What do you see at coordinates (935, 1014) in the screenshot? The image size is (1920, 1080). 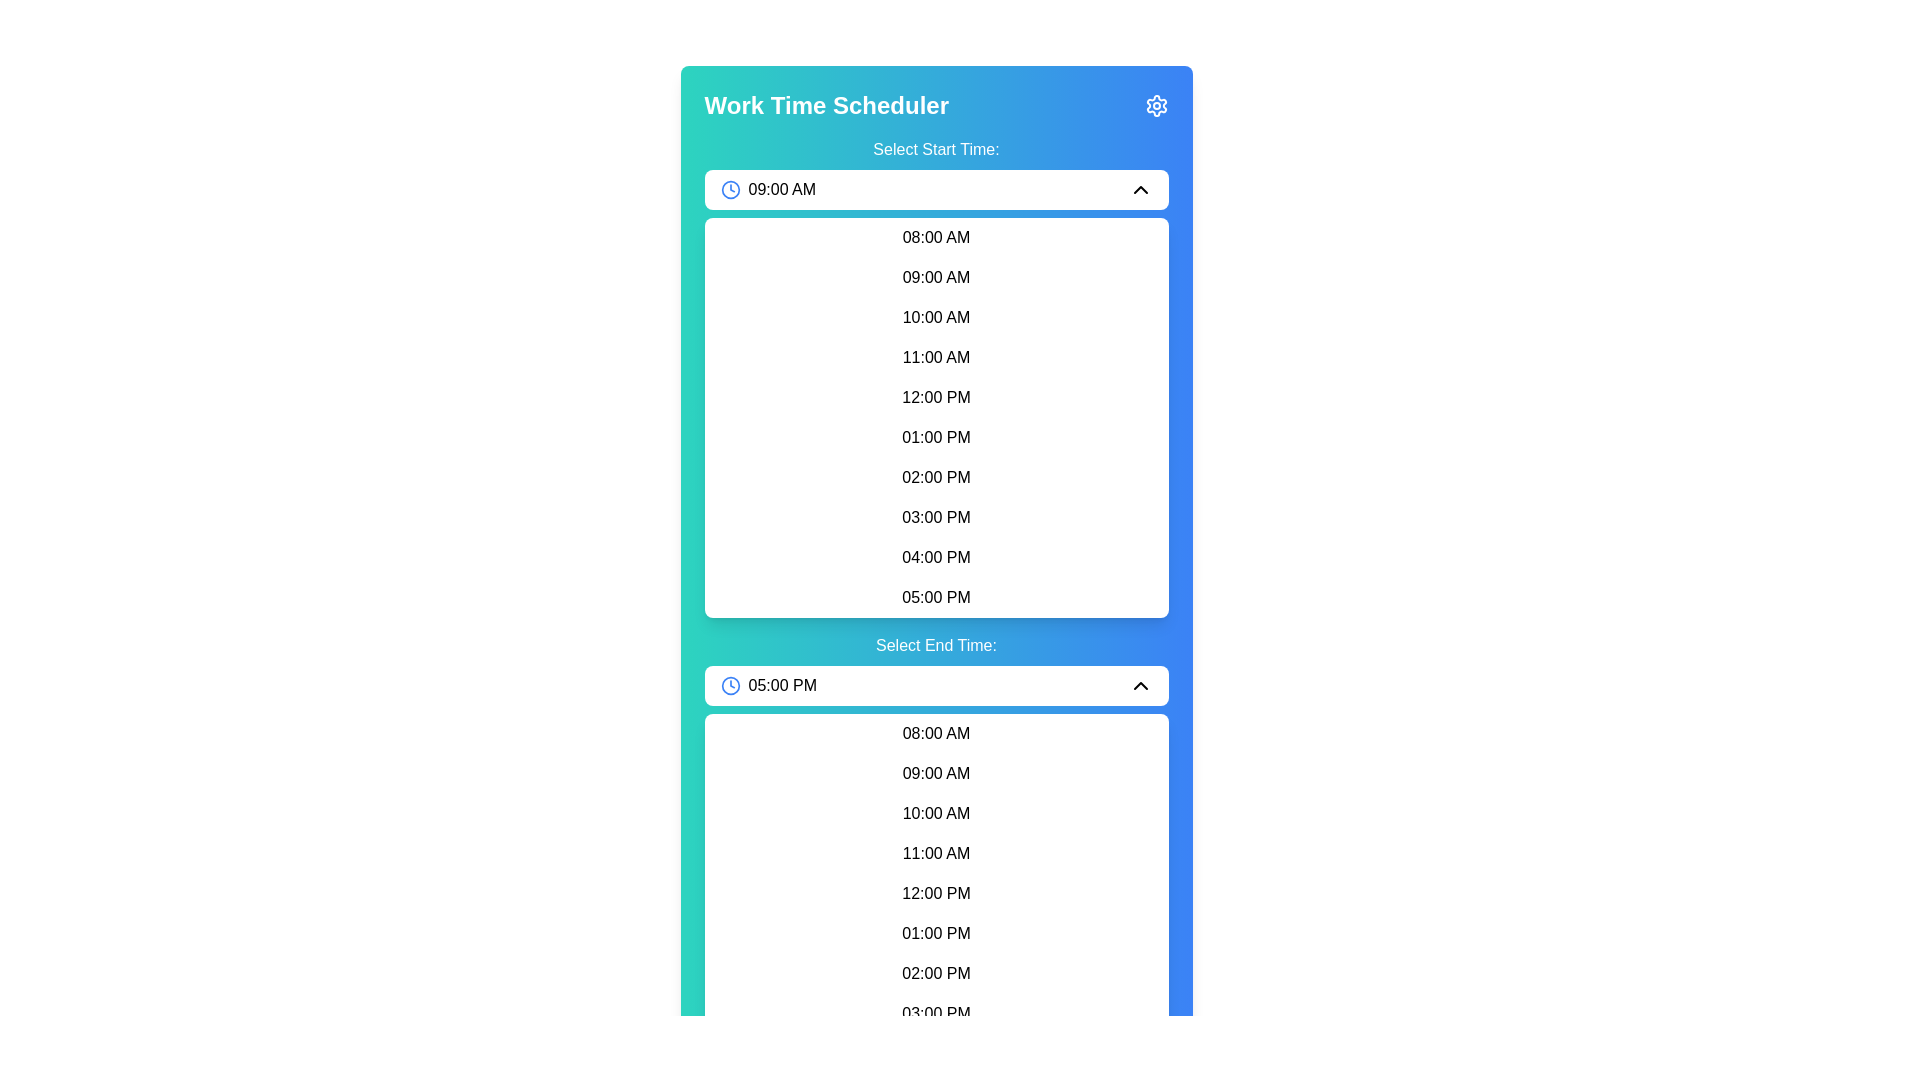 I see `the '03:00 PM' option in the selectable list under the 'Select End Time' section` at bounding box center [935, 1014].